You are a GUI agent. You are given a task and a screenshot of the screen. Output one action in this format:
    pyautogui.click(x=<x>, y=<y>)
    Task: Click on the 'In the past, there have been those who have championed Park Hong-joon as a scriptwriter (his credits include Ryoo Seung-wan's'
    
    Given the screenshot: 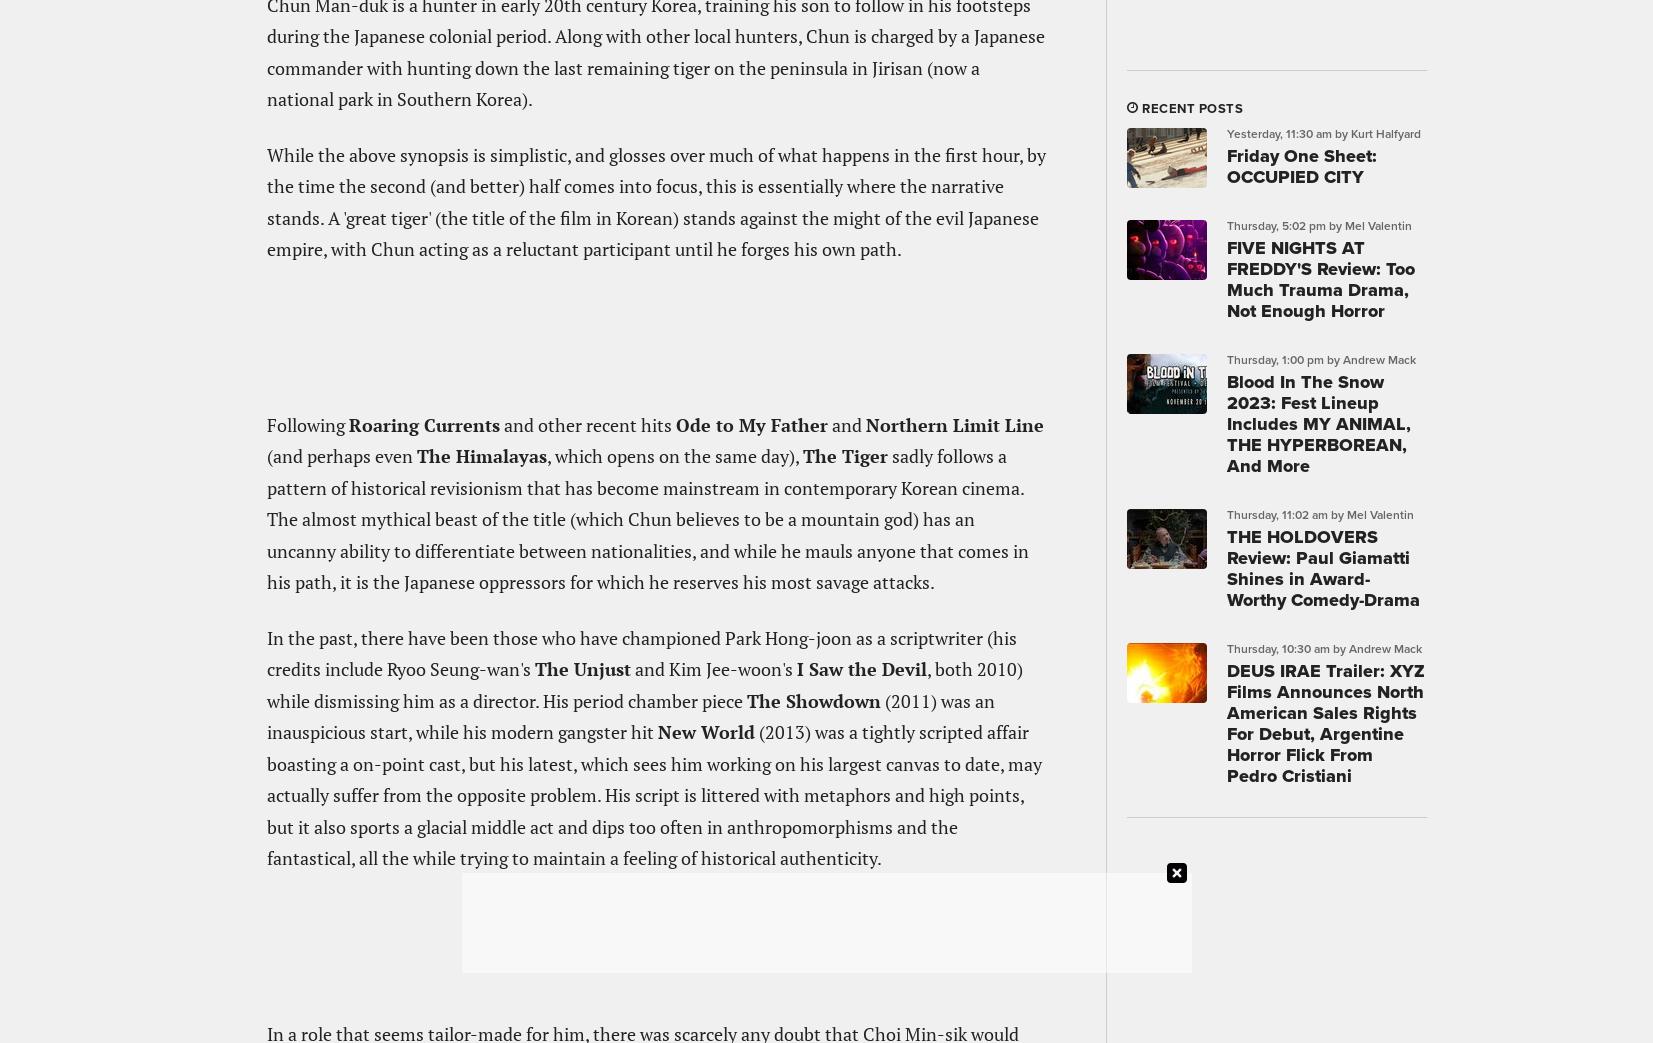 What is the action you would take?
    pyautogui.click(x=640, y=652)
    